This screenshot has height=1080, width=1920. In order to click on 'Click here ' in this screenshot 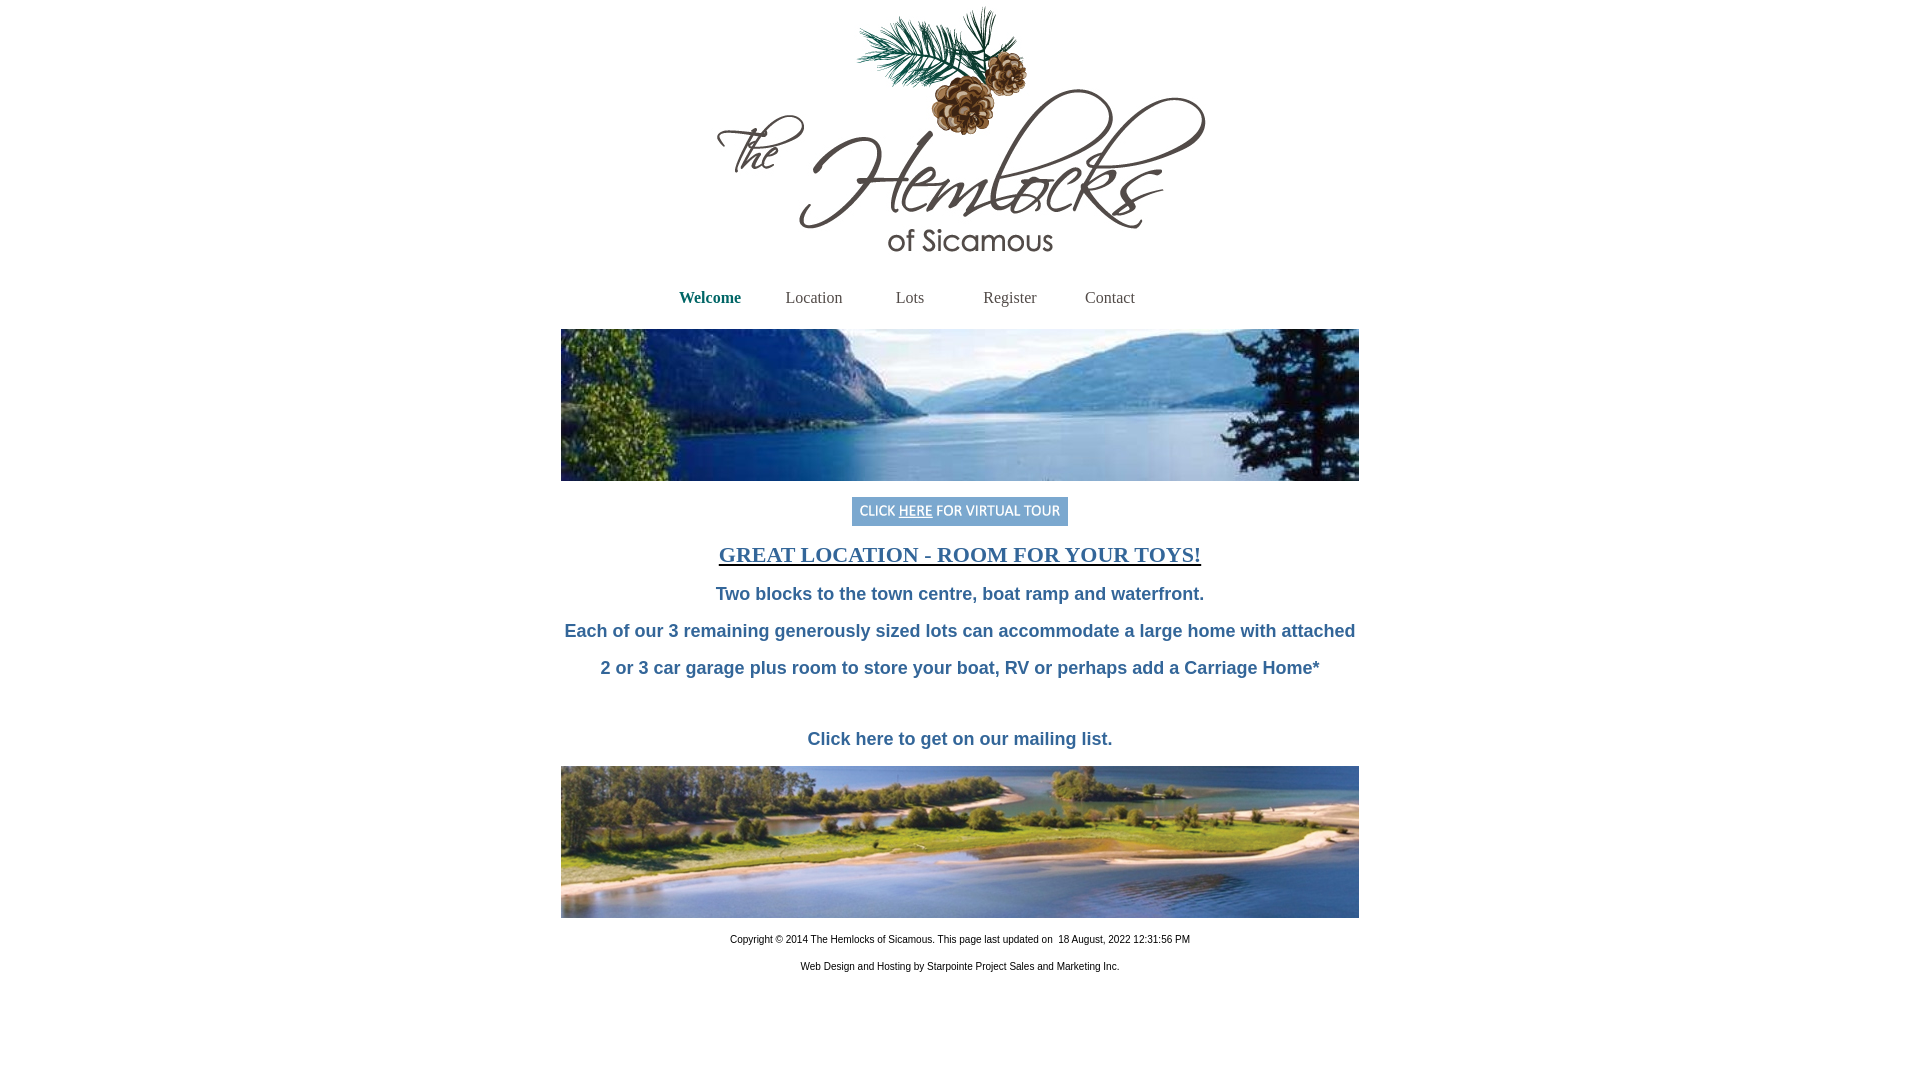, I will do `click(852, 739)`.